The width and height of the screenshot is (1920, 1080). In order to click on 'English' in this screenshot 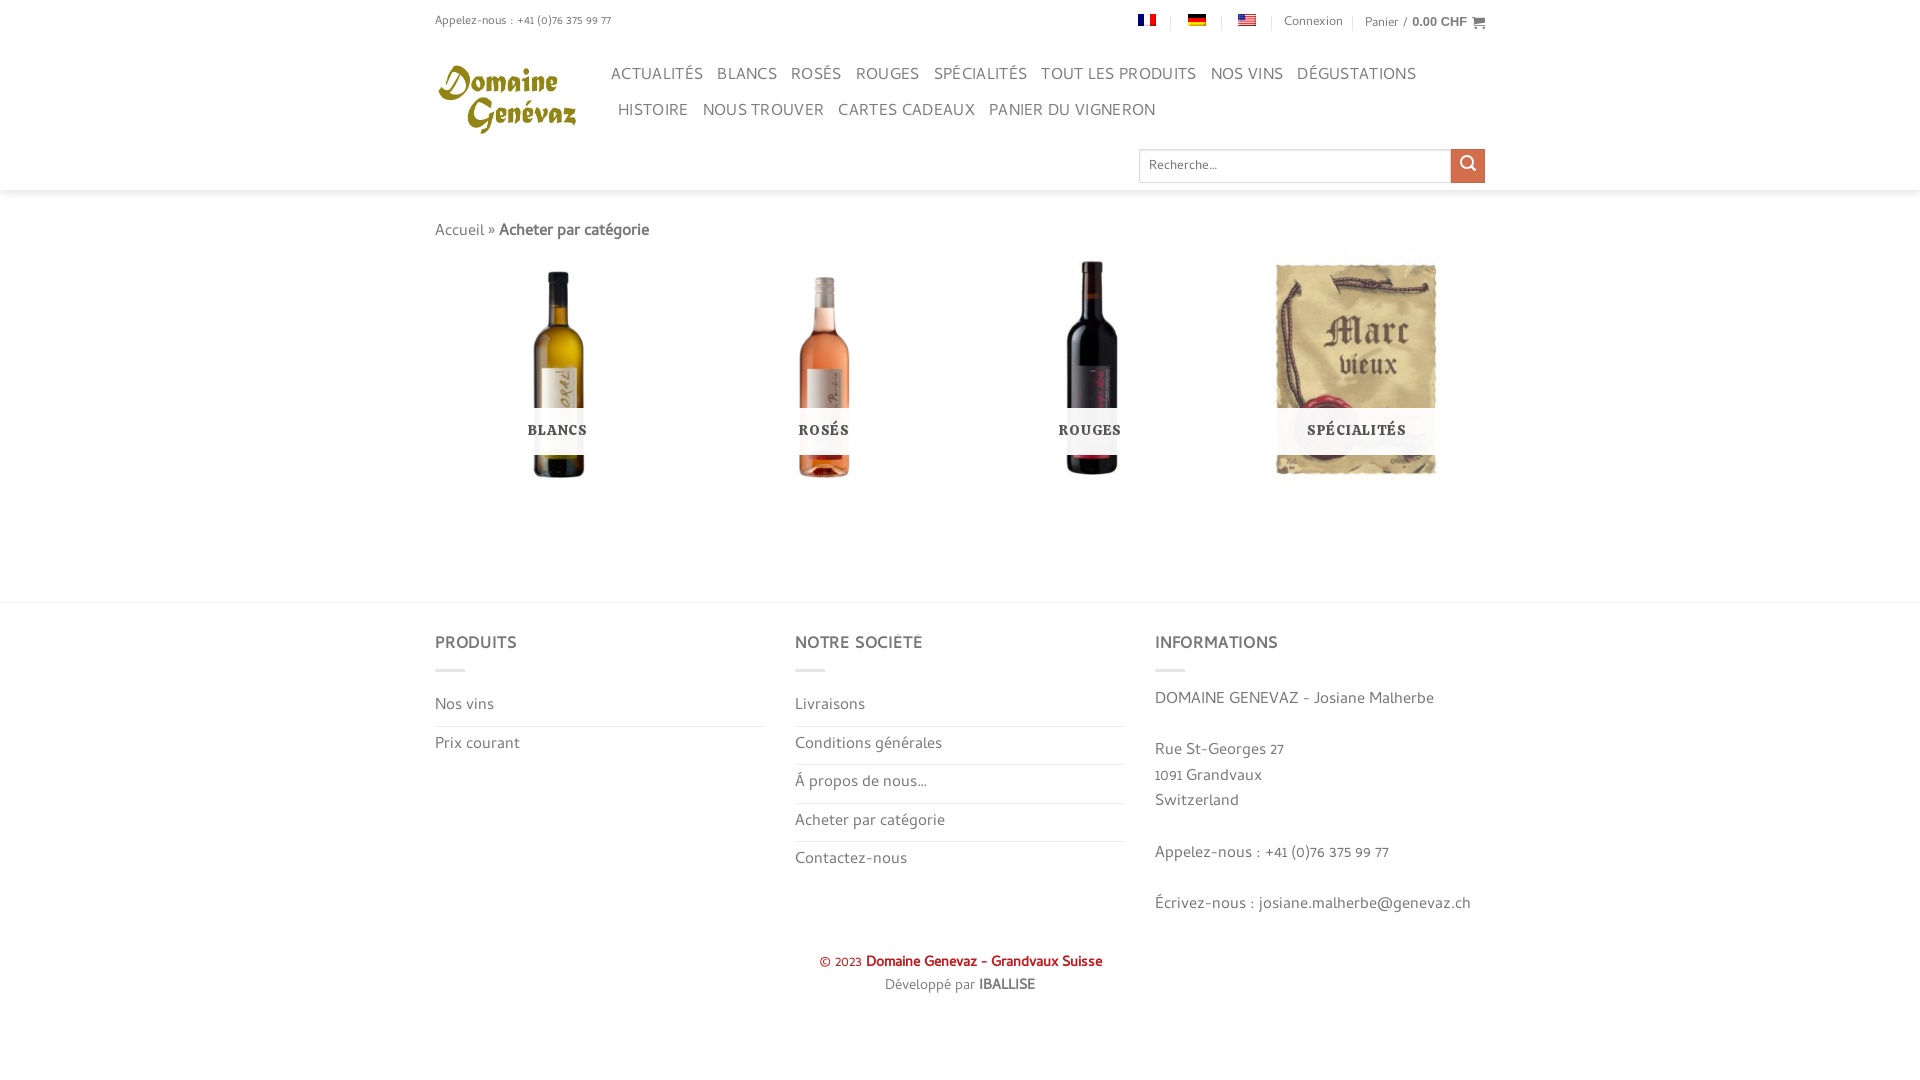, I will do `click(1246, 19)`.